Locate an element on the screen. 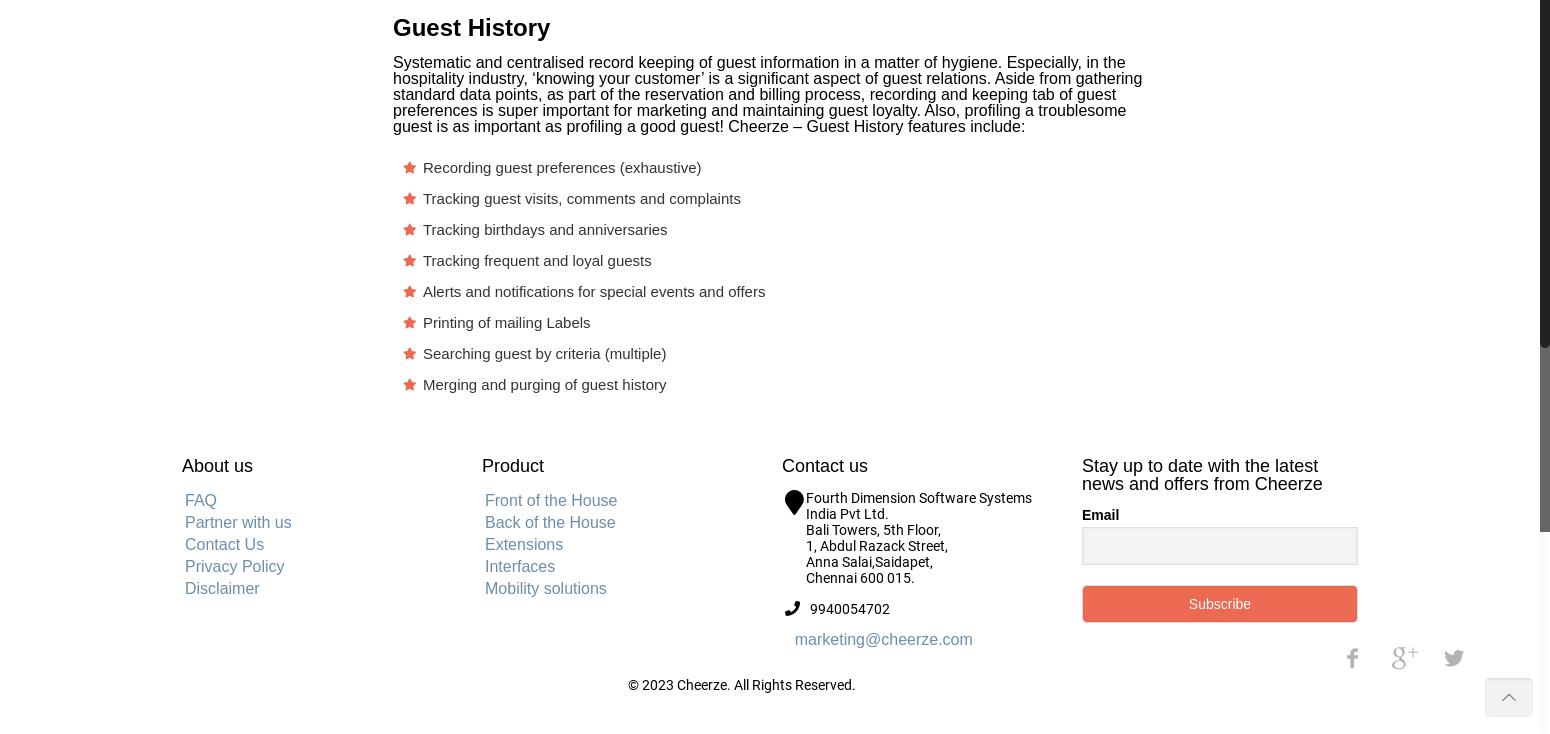 This screenshot has width=1550, height=734. 'Partner with us' is located at coordinates (237, 521).